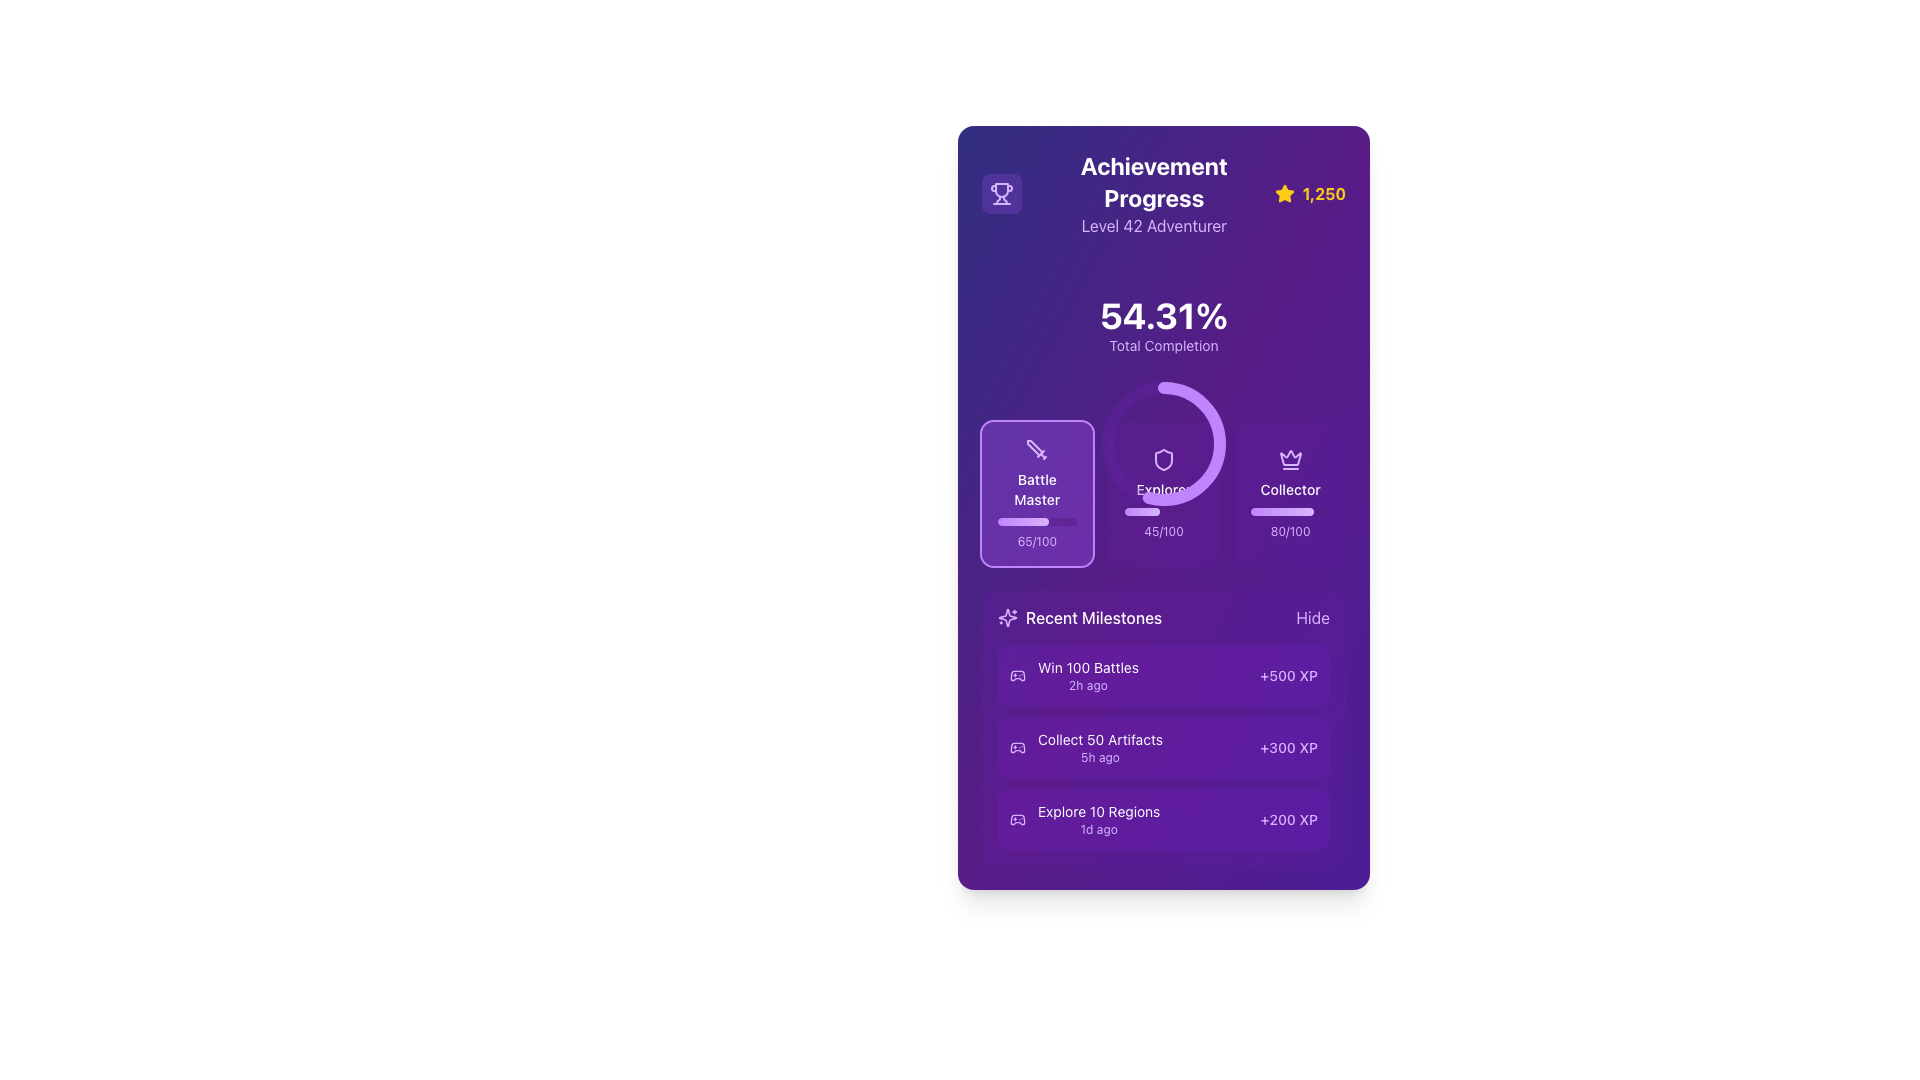 Image resolution: width=1920 pixels, height=1080 pixels. Describe the element at coordinates (1163, 442) in the screenshot. I see `label 'Explore' associated with the circular progress indicator that has a central shield icon and a purple stroke, located centrally in the card-style panel beneath 'Total Completion'` at that location.